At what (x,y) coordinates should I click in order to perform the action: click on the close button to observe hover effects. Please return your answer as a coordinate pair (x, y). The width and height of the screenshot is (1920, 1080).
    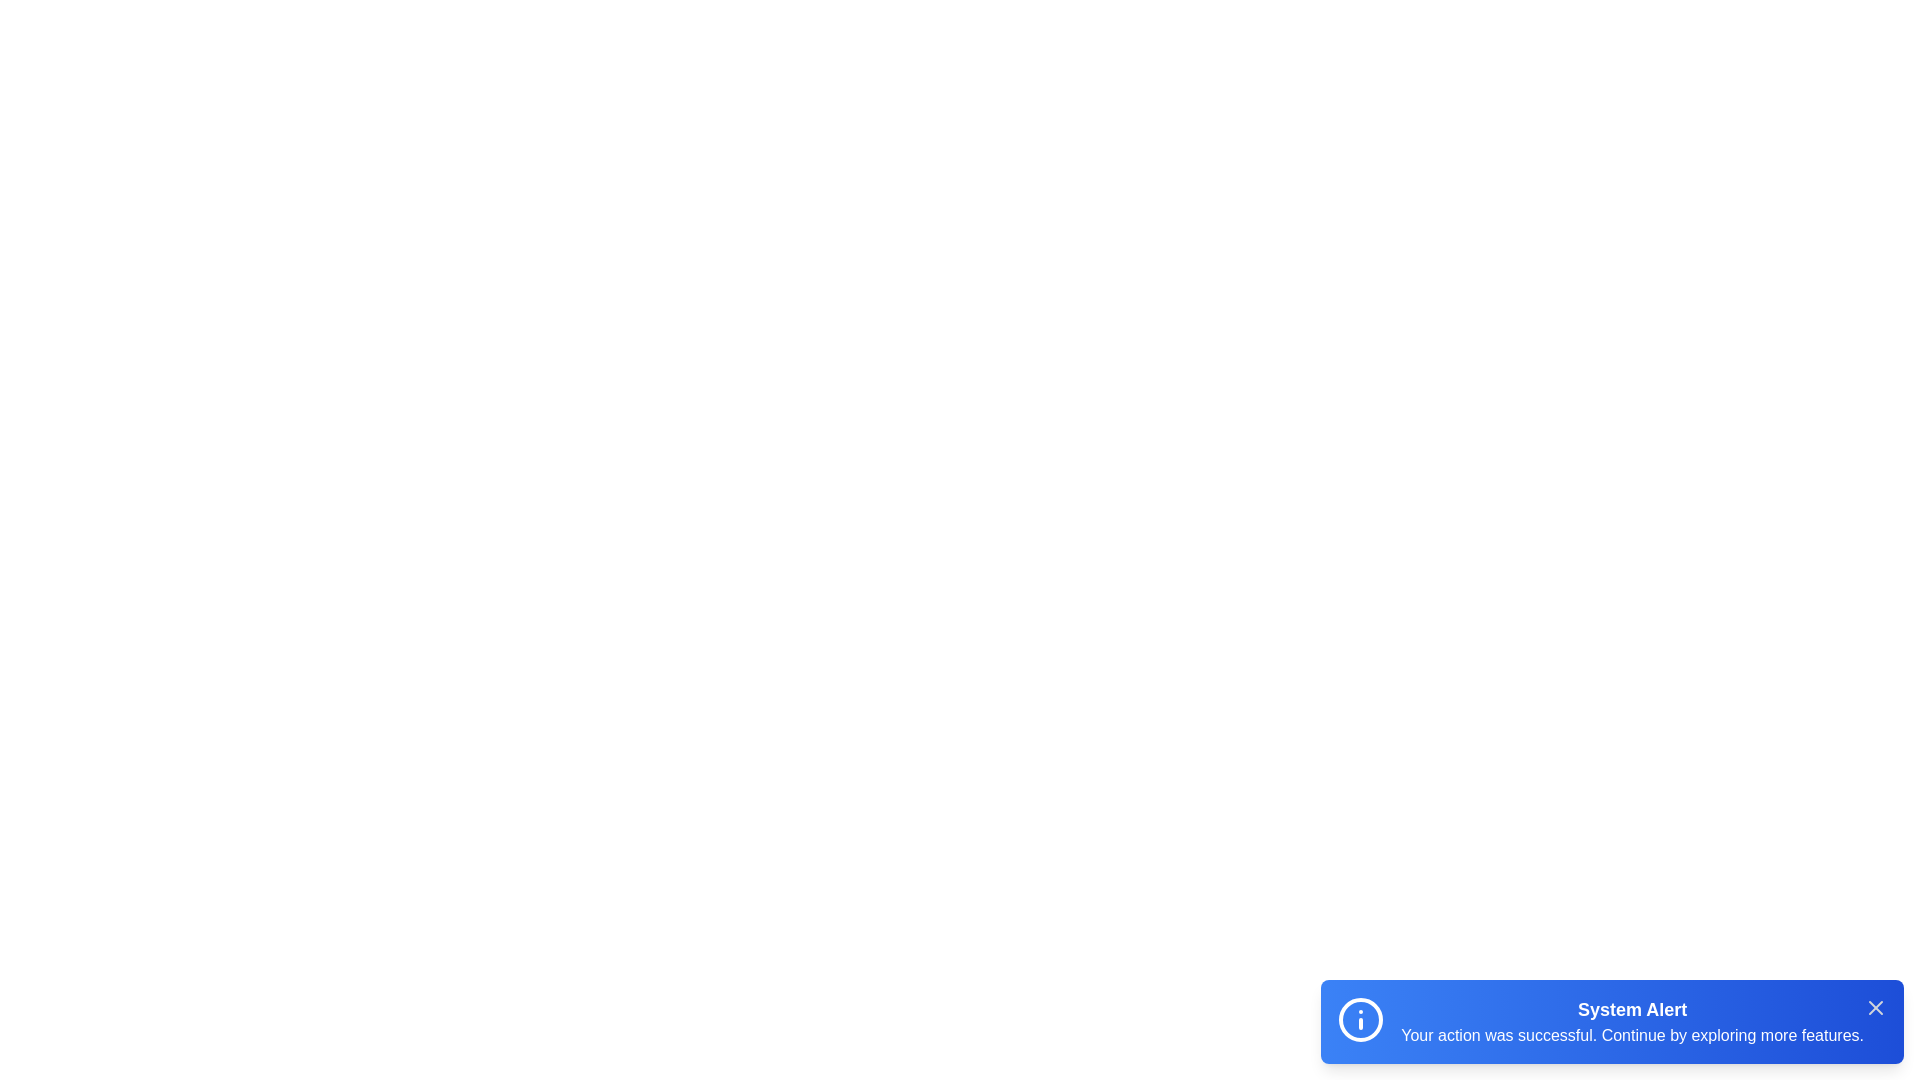
    Looking at the image, I should click on (1875, 1007).